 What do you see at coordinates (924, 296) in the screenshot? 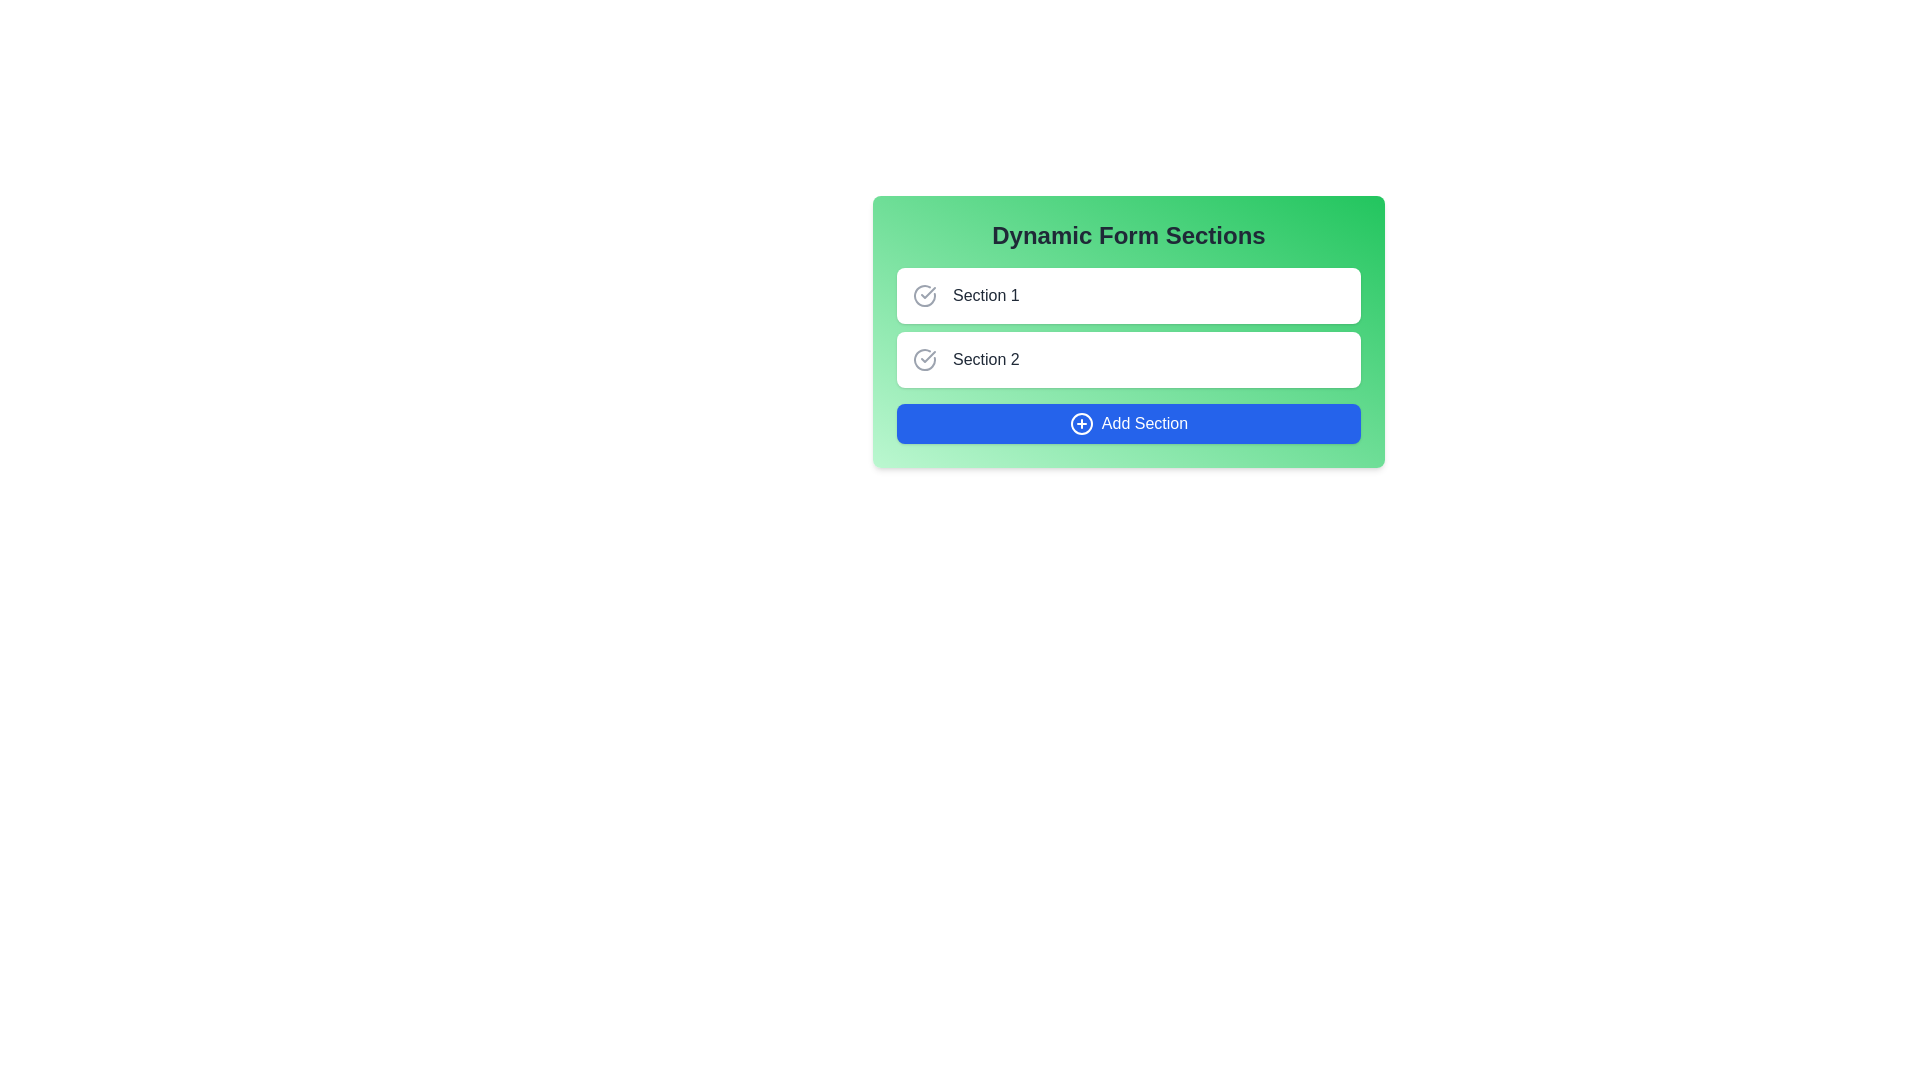
I see `the circular checkmark icon located to the left of the 'Section 1' text in the first row of the 'Dynamic Form Sections' list` at bounding box center [924, 296].